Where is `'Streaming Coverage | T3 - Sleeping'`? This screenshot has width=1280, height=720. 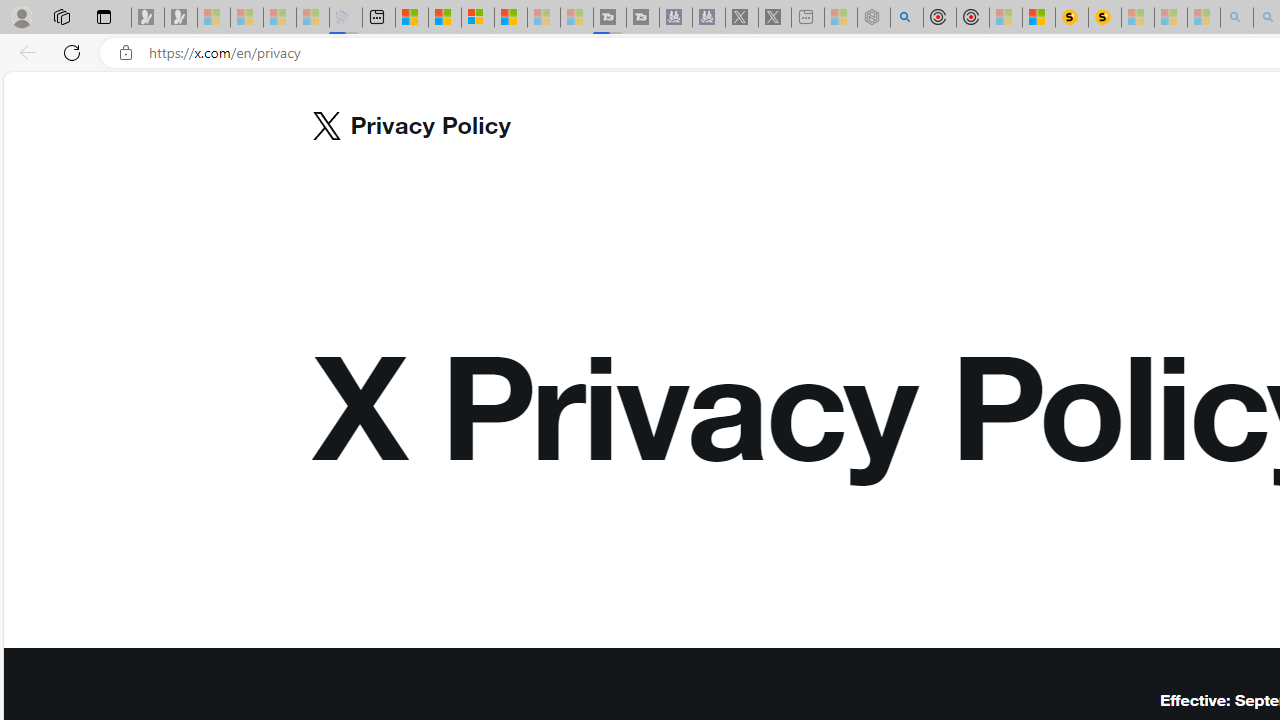 'Streaming Coverage | T3 - Sleeping' is located at coordinates (608, 17).